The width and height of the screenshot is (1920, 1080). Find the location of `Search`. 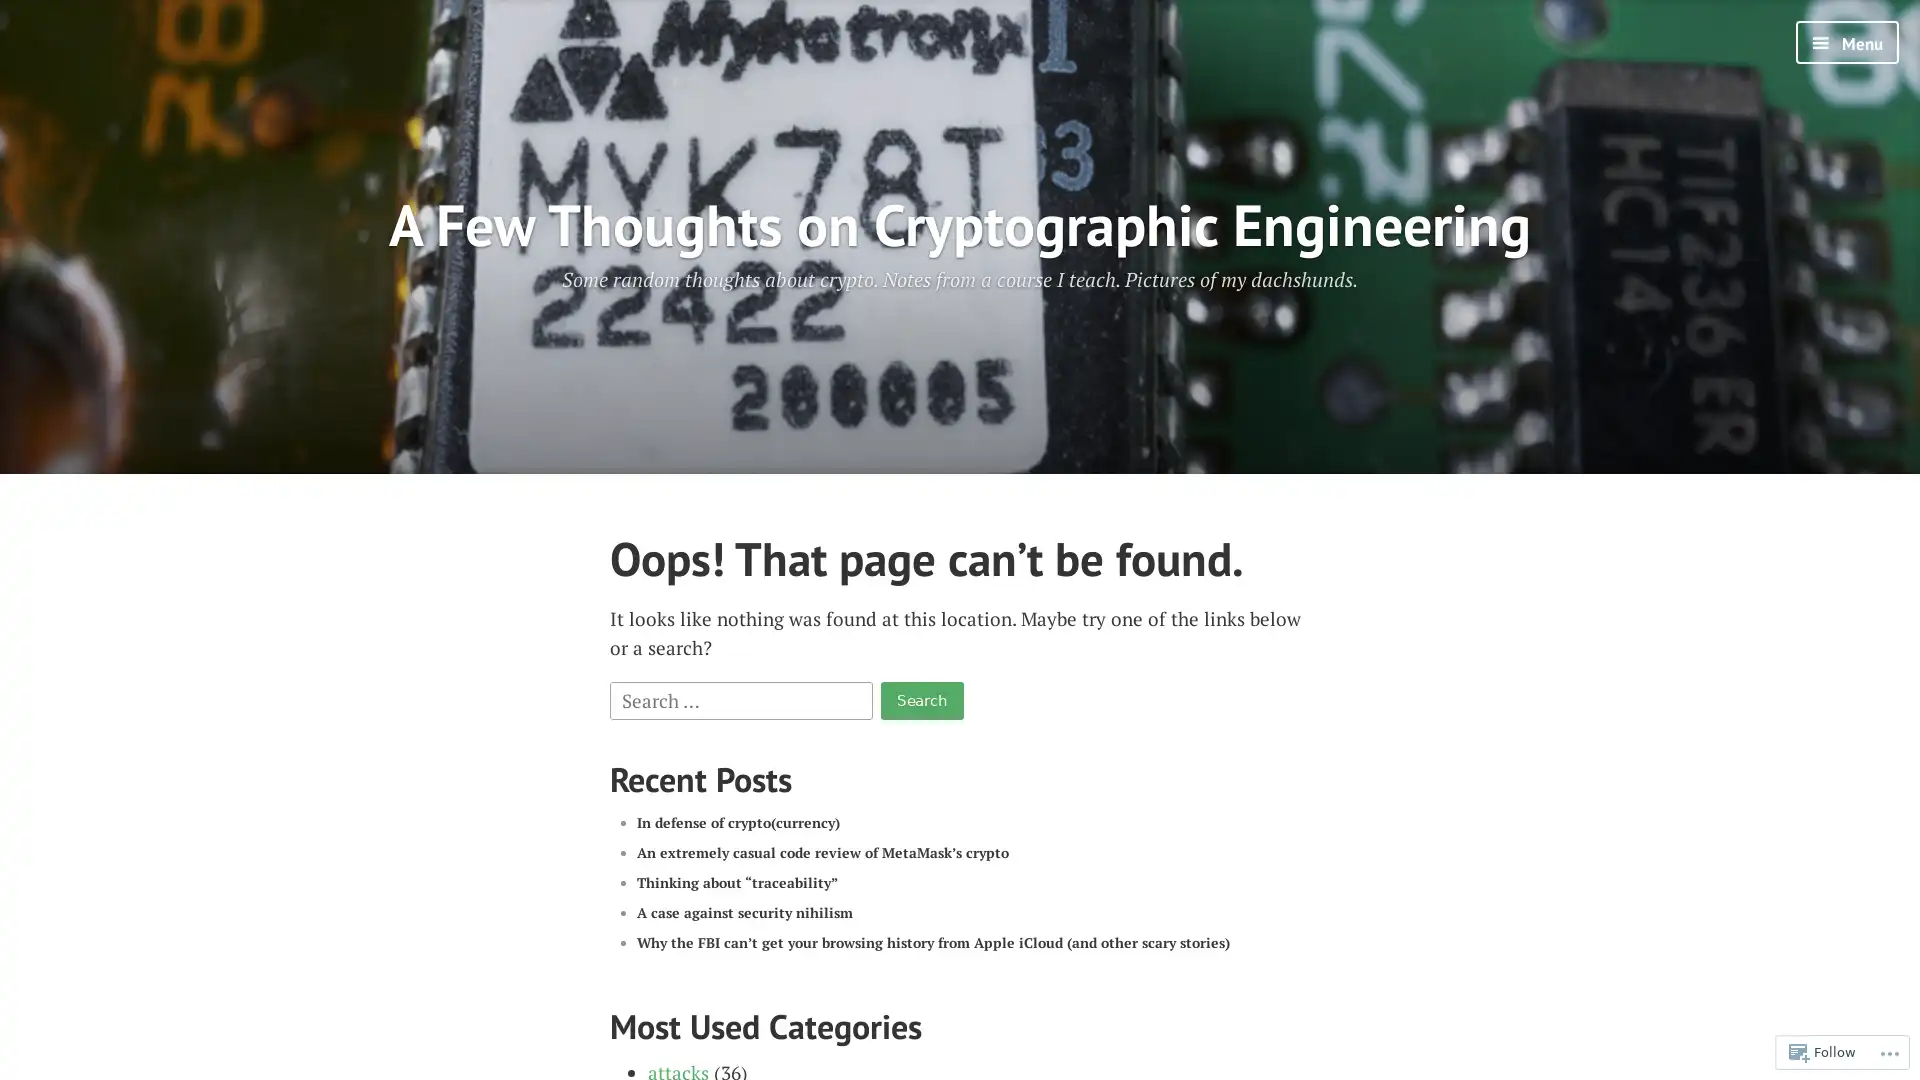

Search is located at coordinates (920, 698).